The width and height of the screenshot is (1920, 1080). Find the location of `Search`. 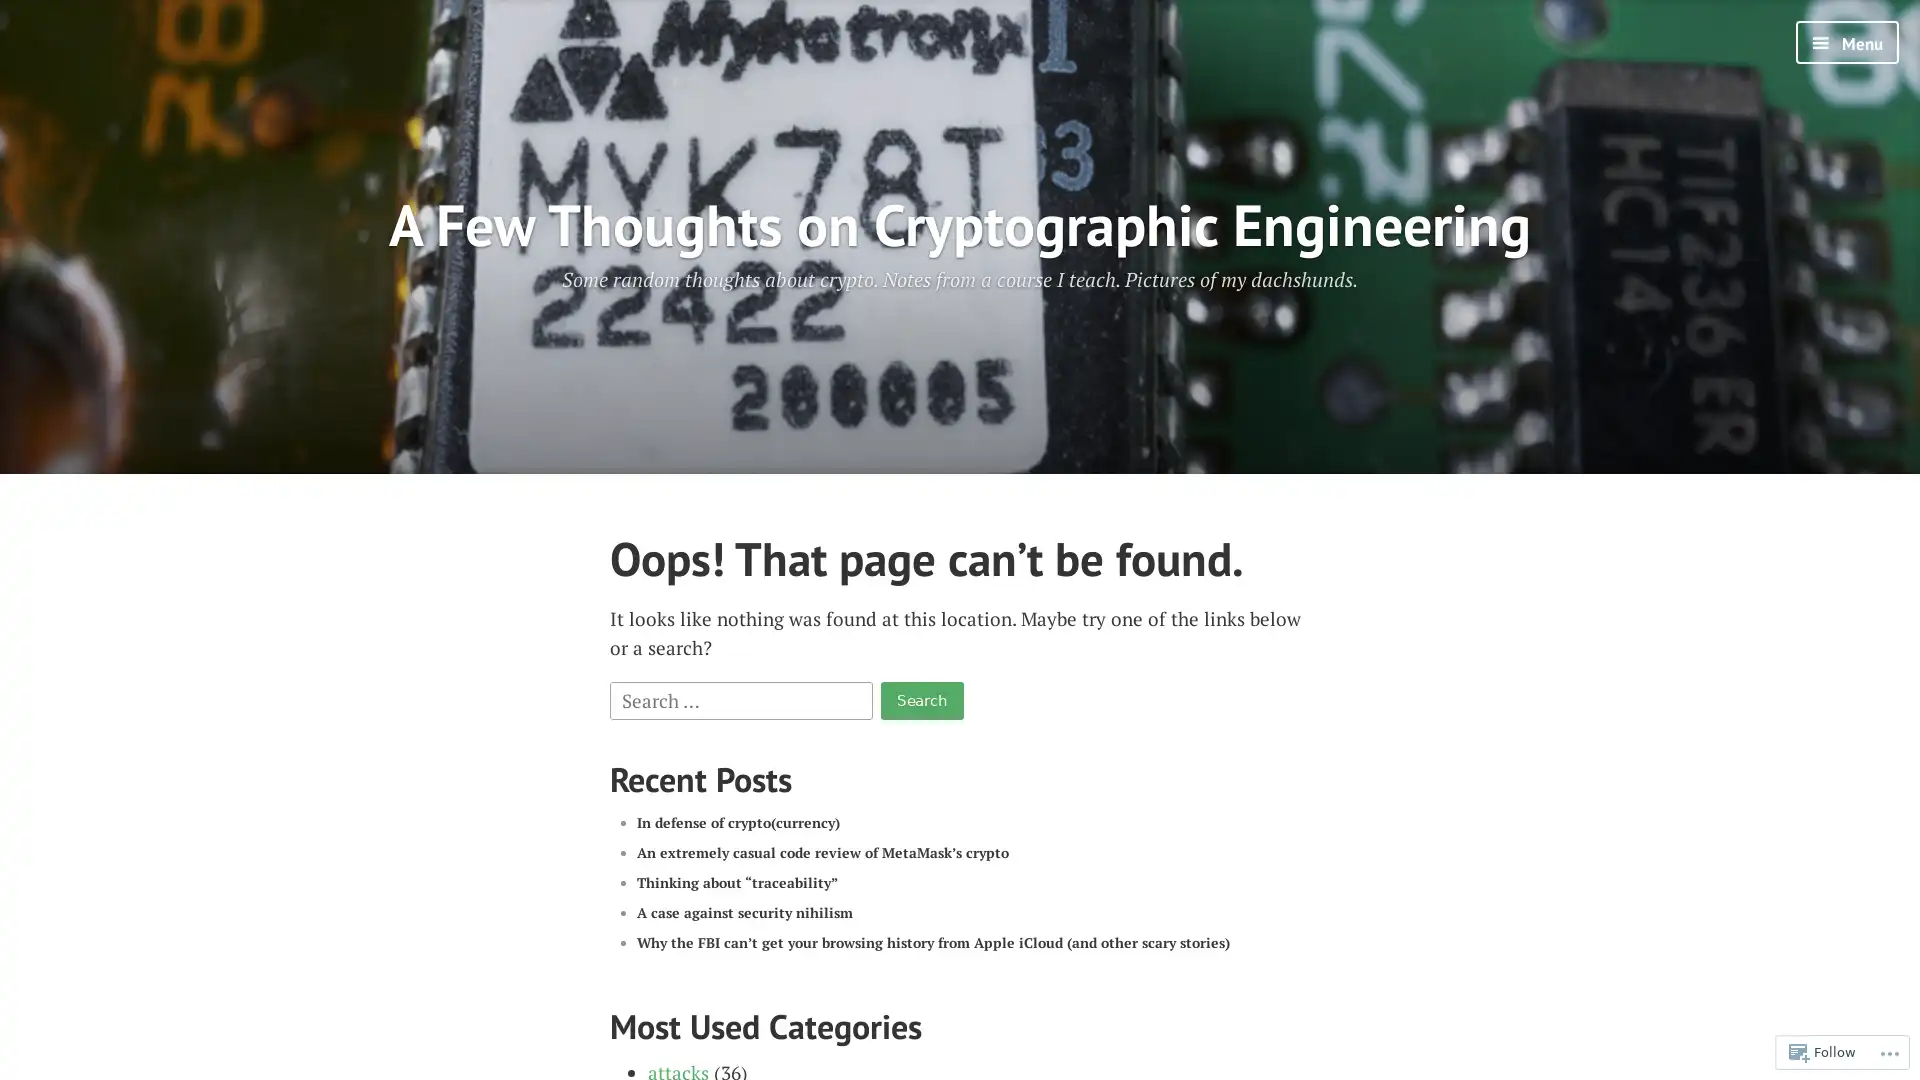

Search is located at coordinates (920, 698).